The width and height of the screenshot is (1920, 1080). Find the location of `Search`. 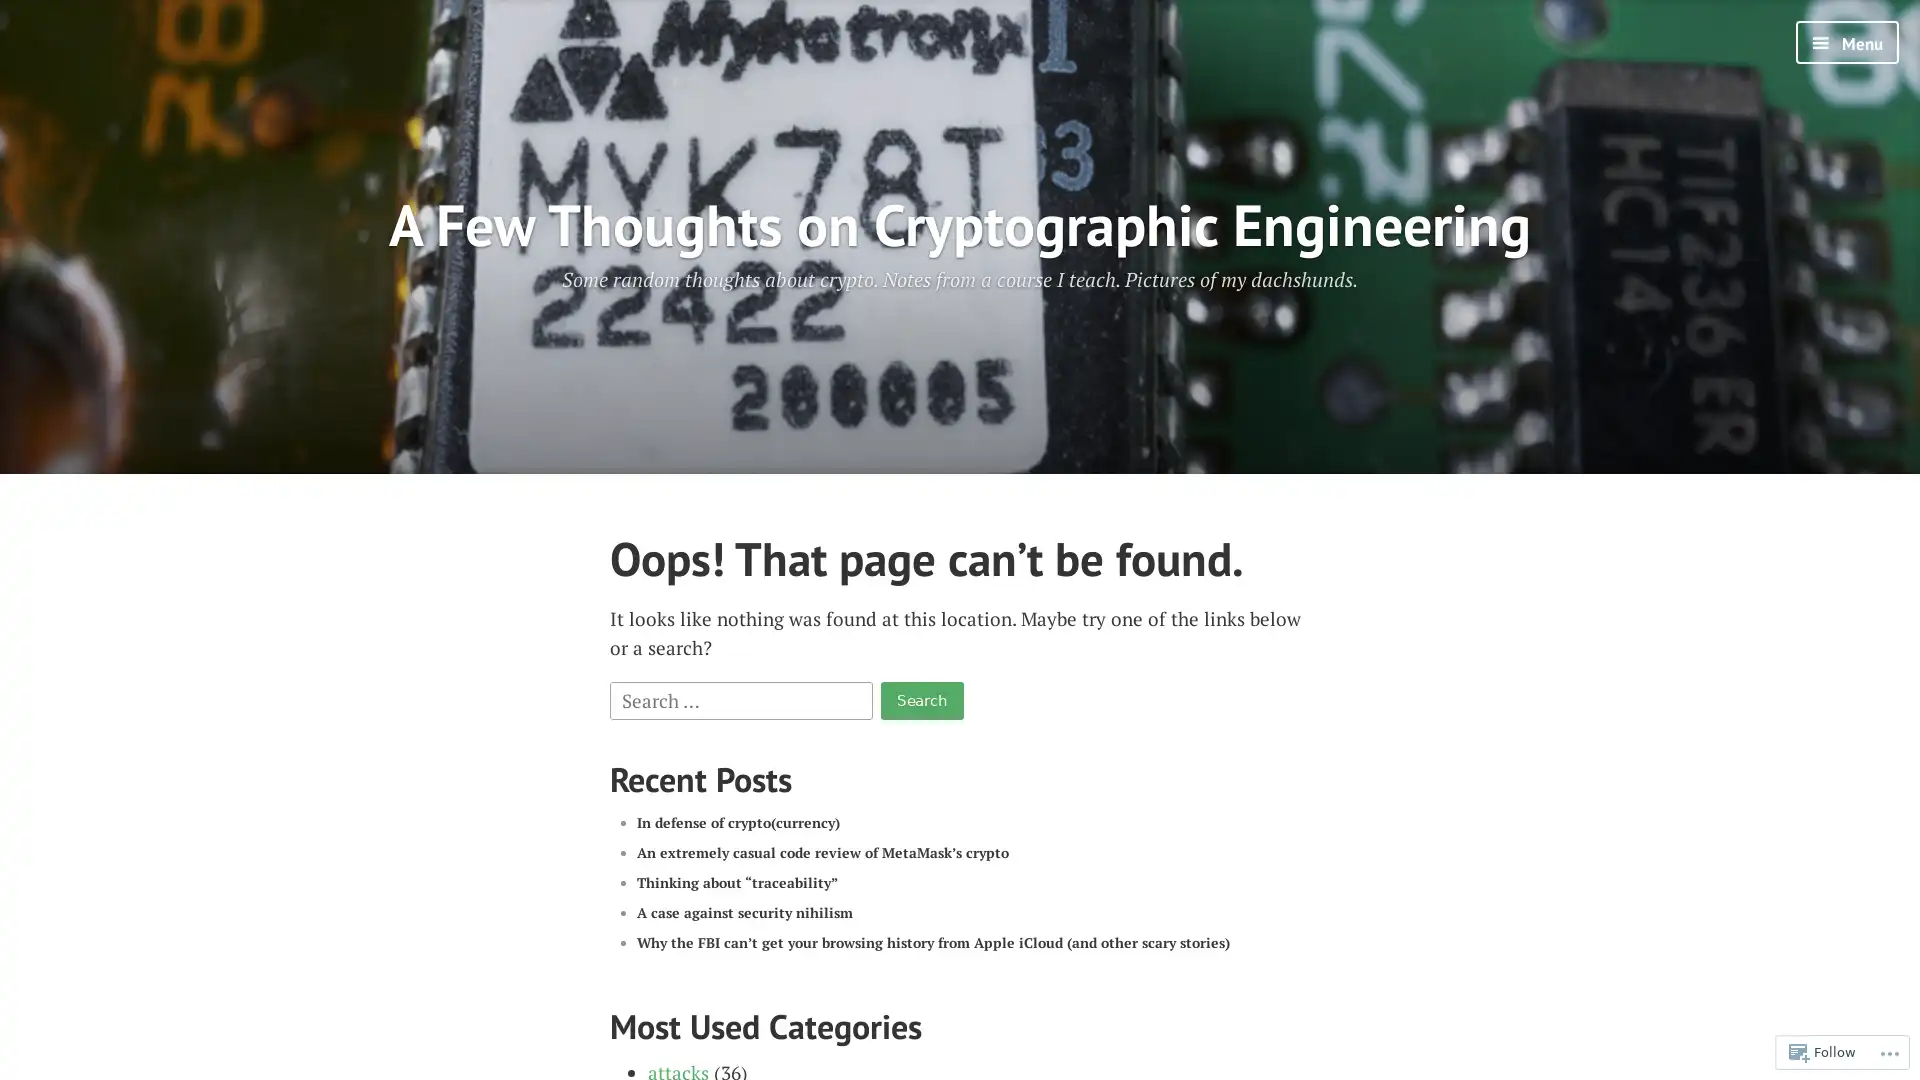

Search is located at coordinates (920, 698).